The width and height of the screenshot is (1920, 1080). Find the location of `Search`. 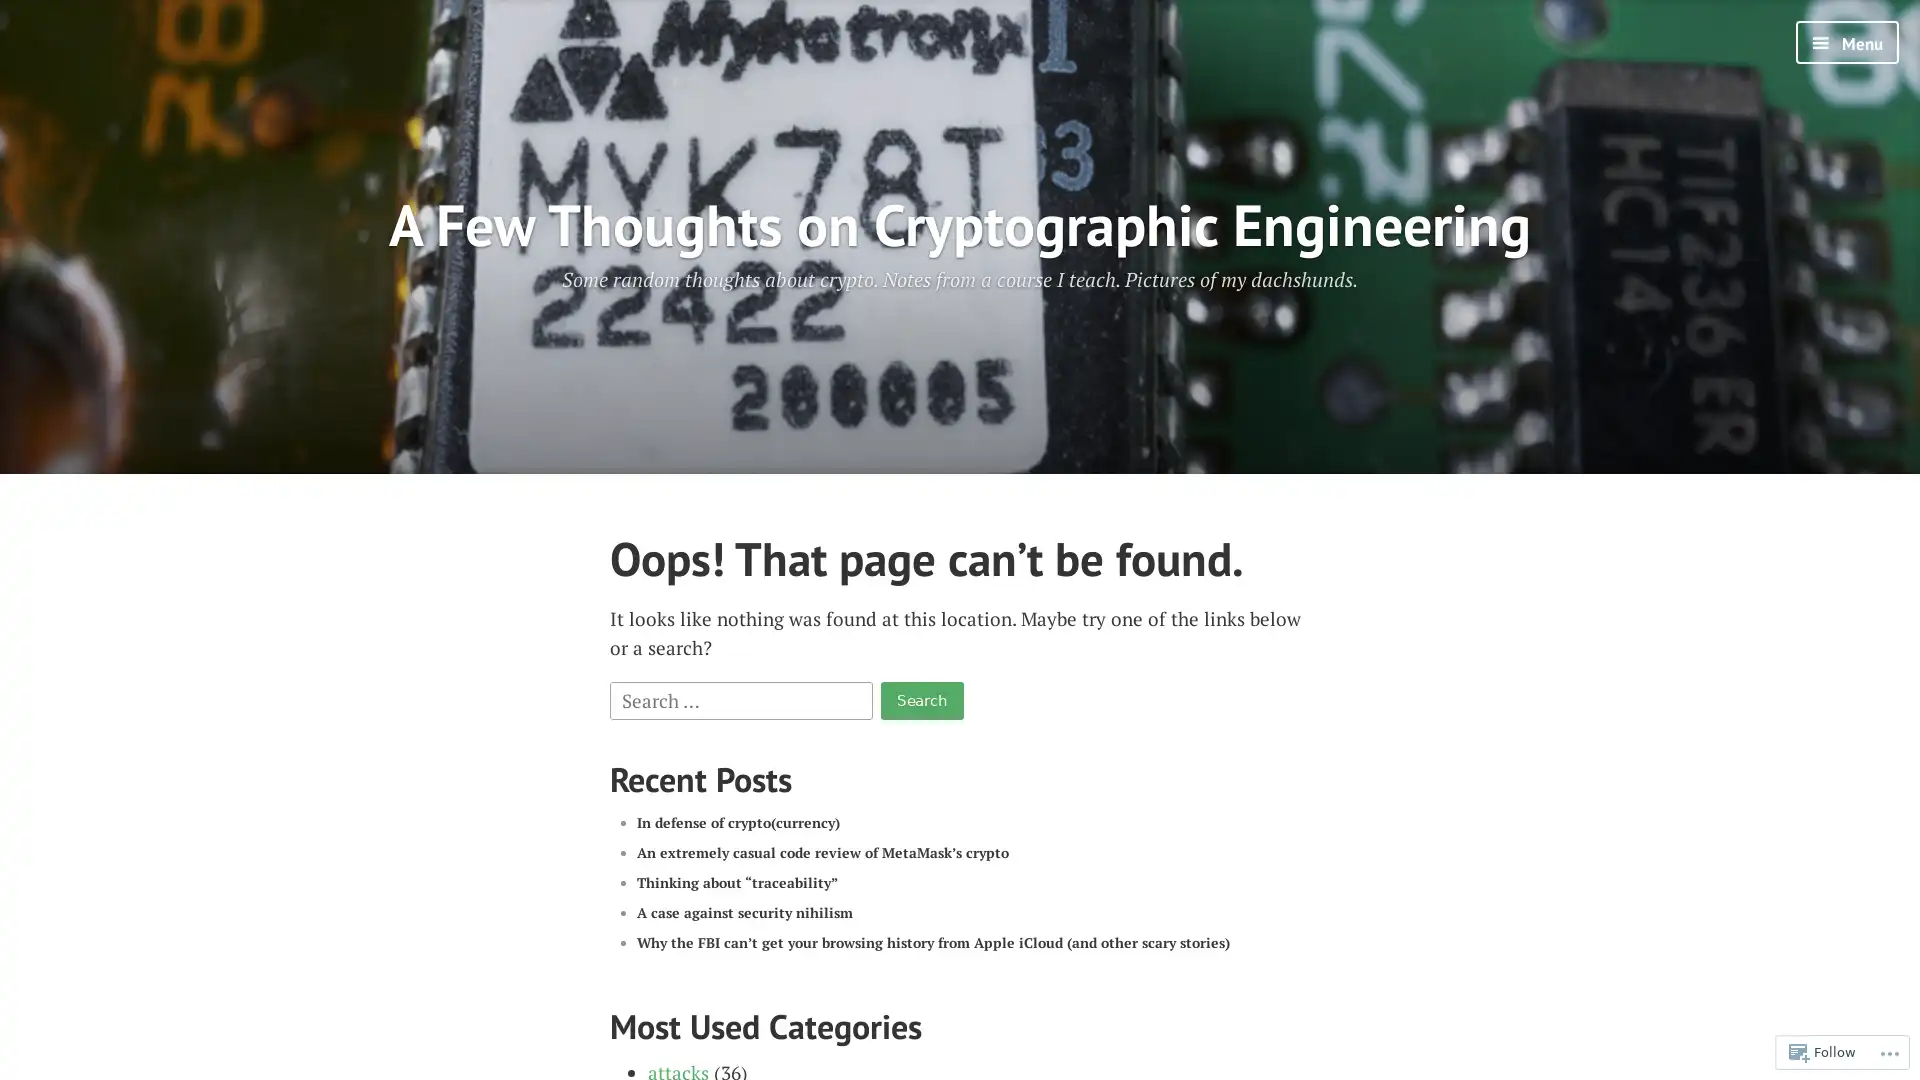

Search is located at coordinates (920, 698).